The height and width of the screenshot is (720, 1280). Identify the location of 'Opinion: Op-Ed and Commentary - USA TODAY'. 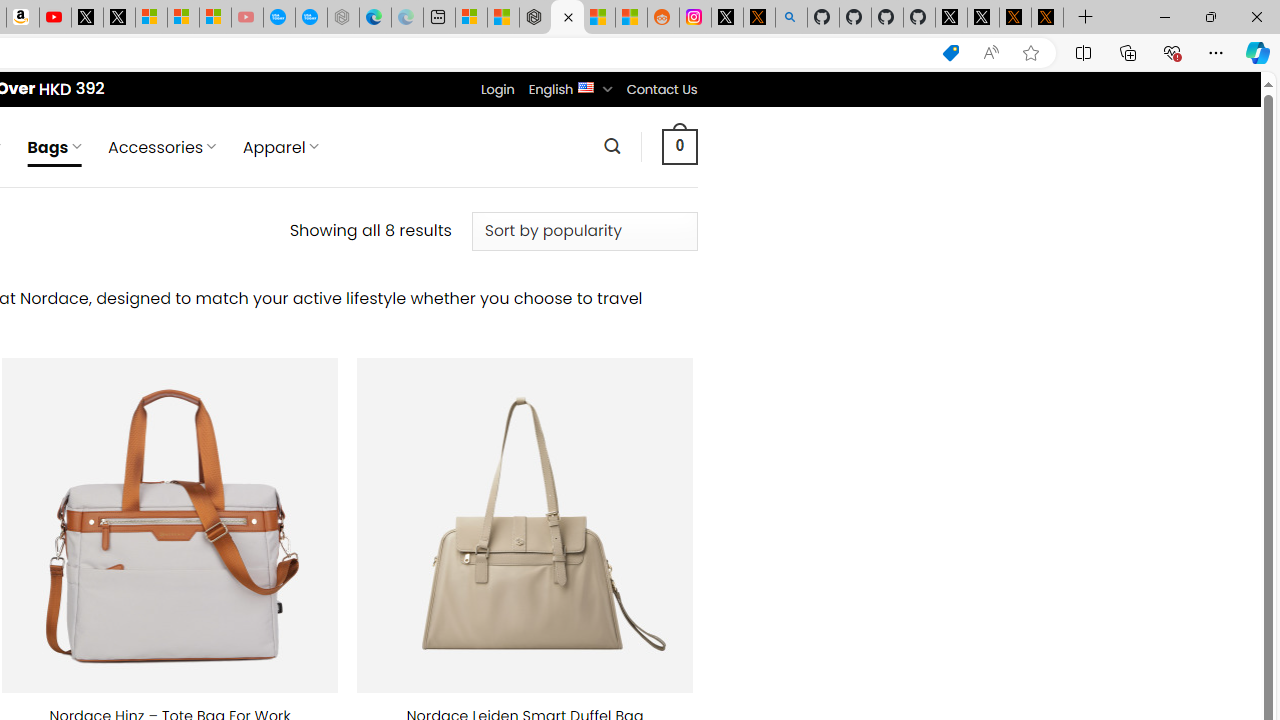
(278, 17).